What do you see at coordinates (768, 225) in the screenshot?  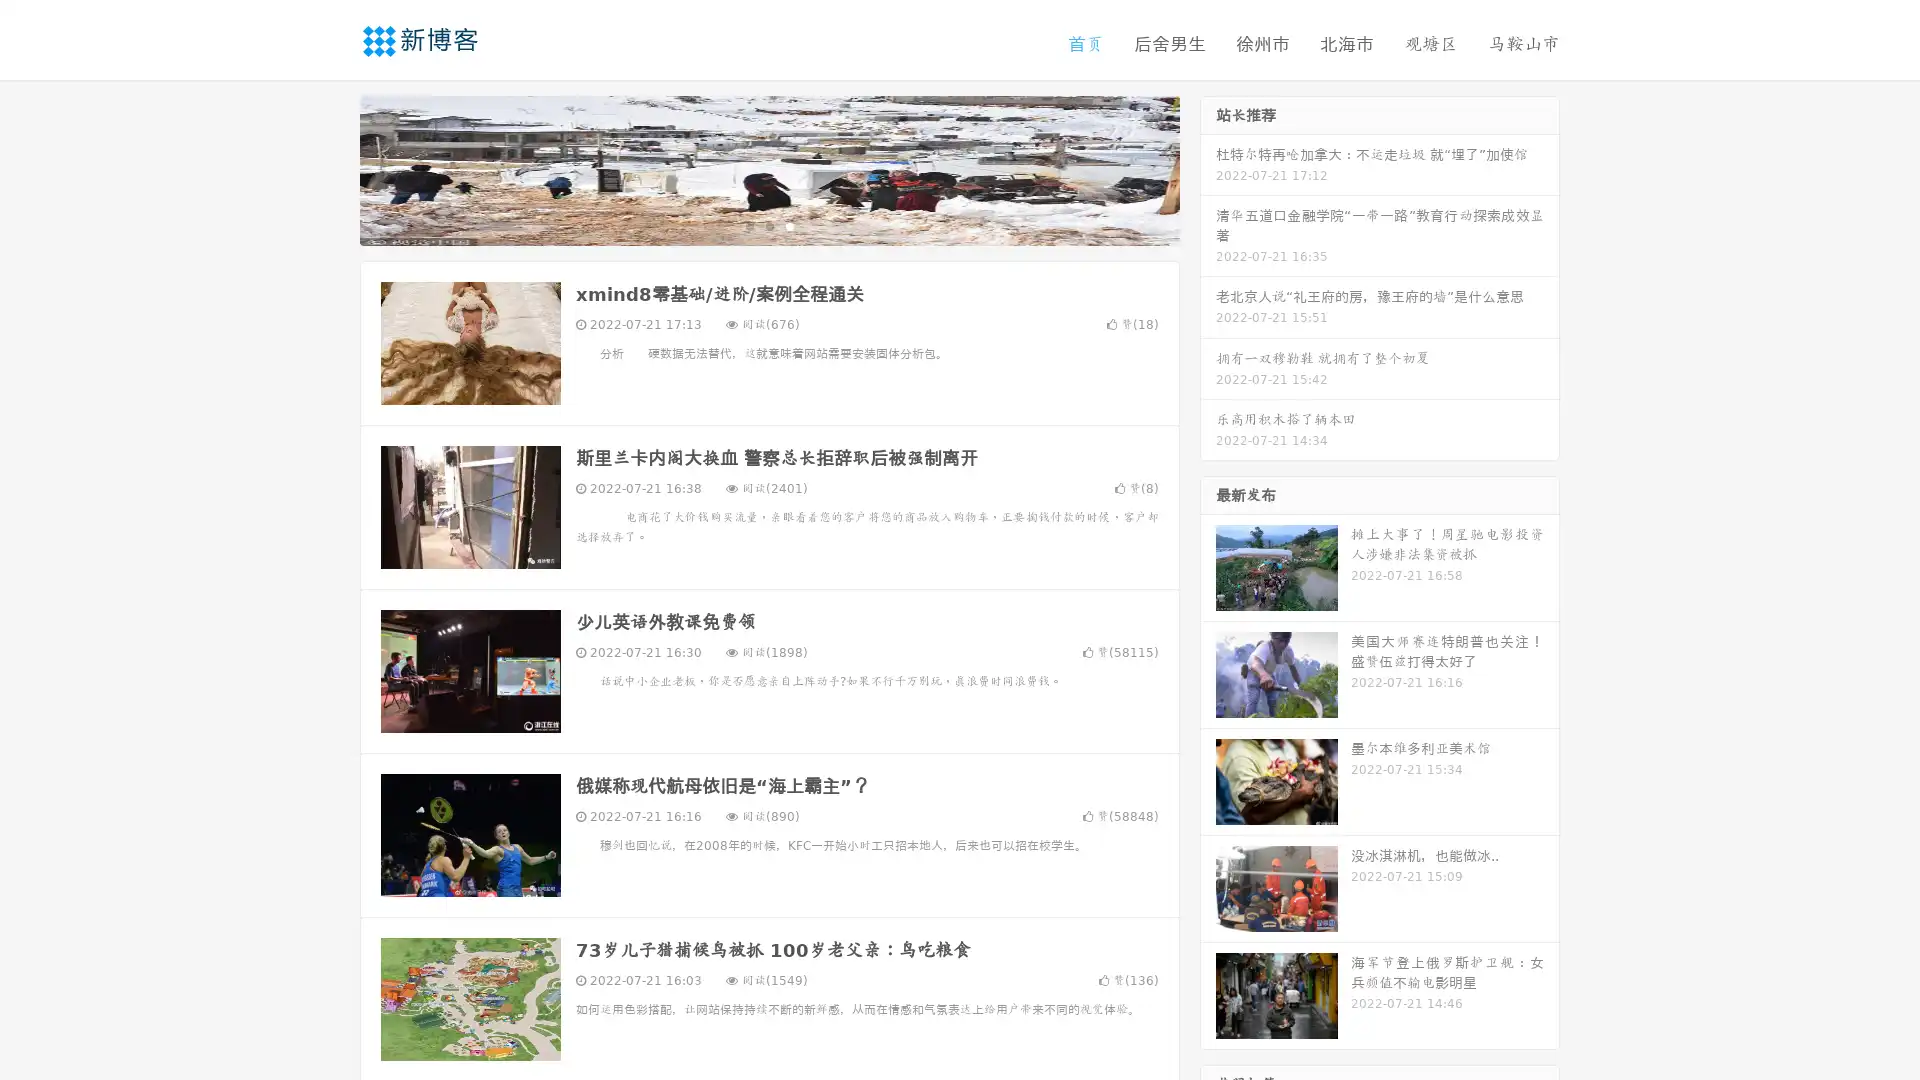 I see `Go to slide 2` at bounding box center [768, 225].